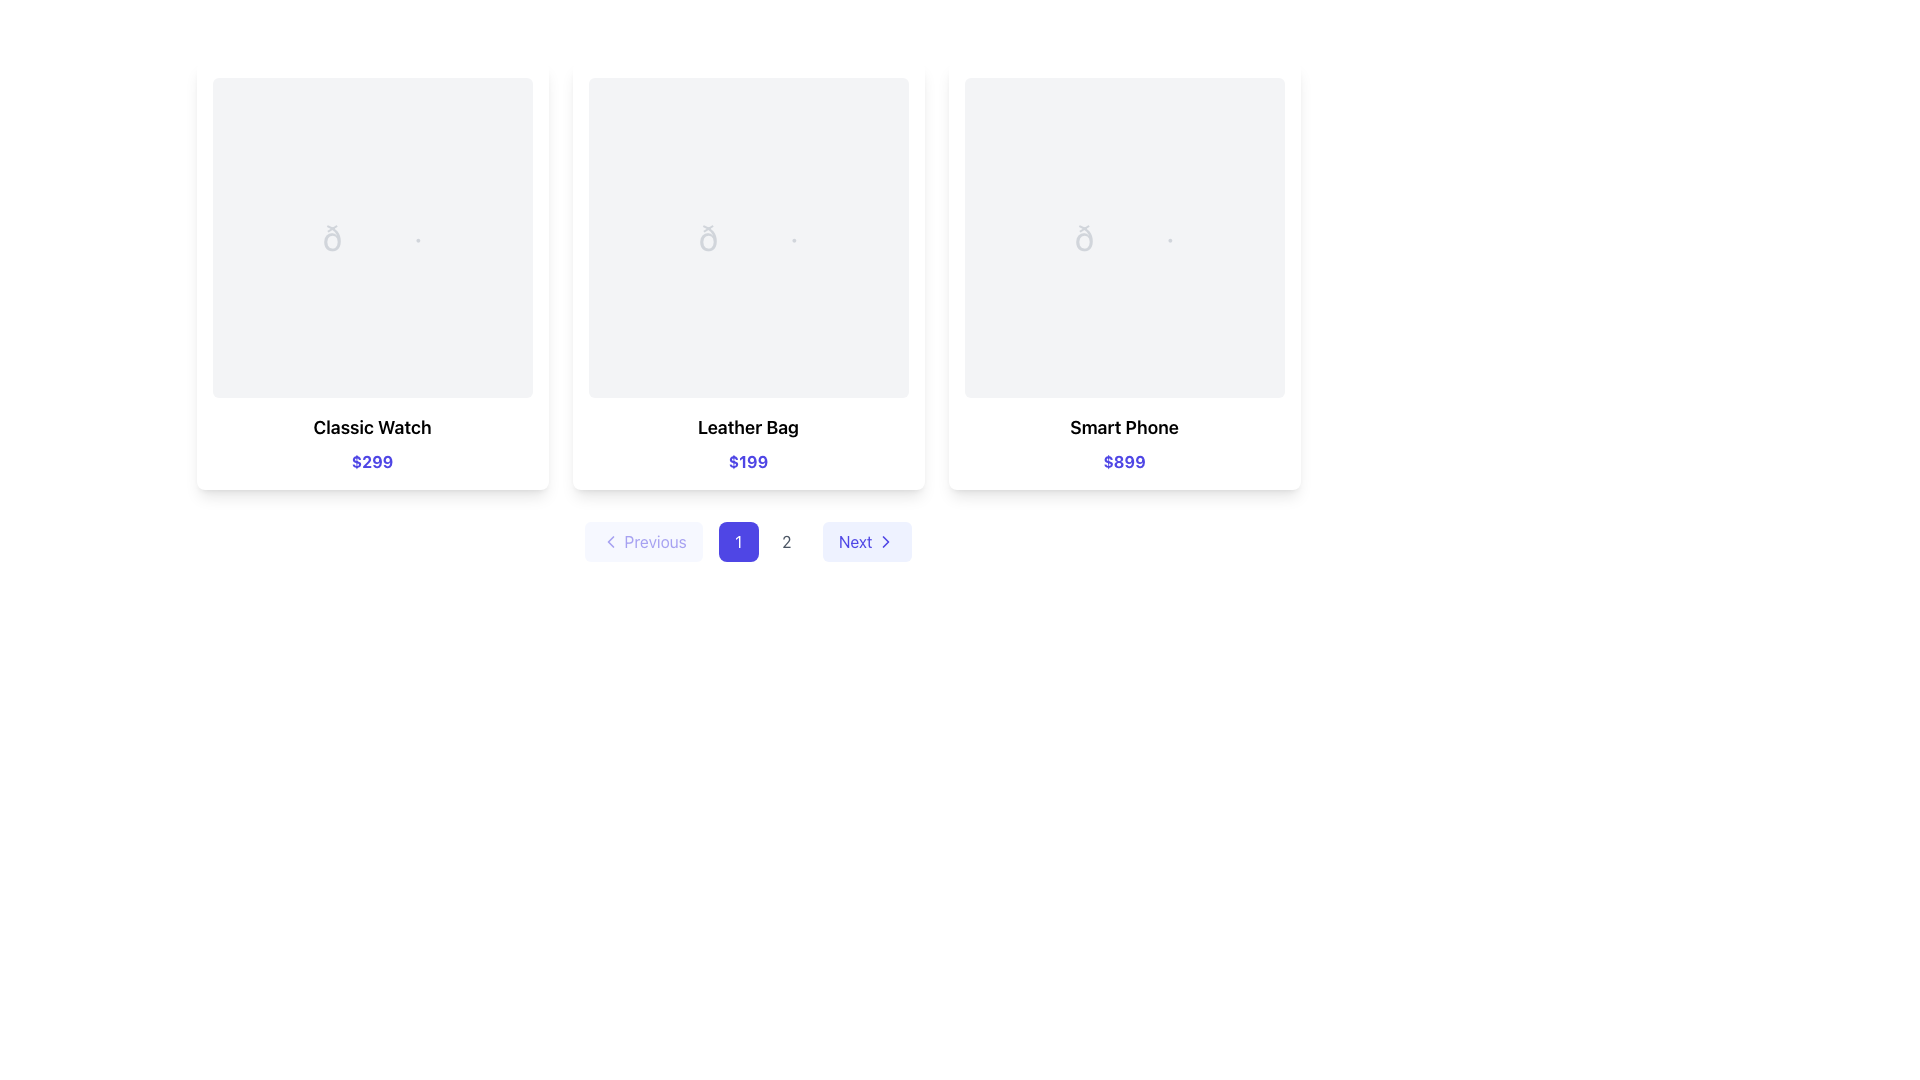  Describe the element at coordinates (609, 542) in the screenshot. I see `the left-arrow icon in the navigation section that indicates the 'Previous' button functionality` at that location.